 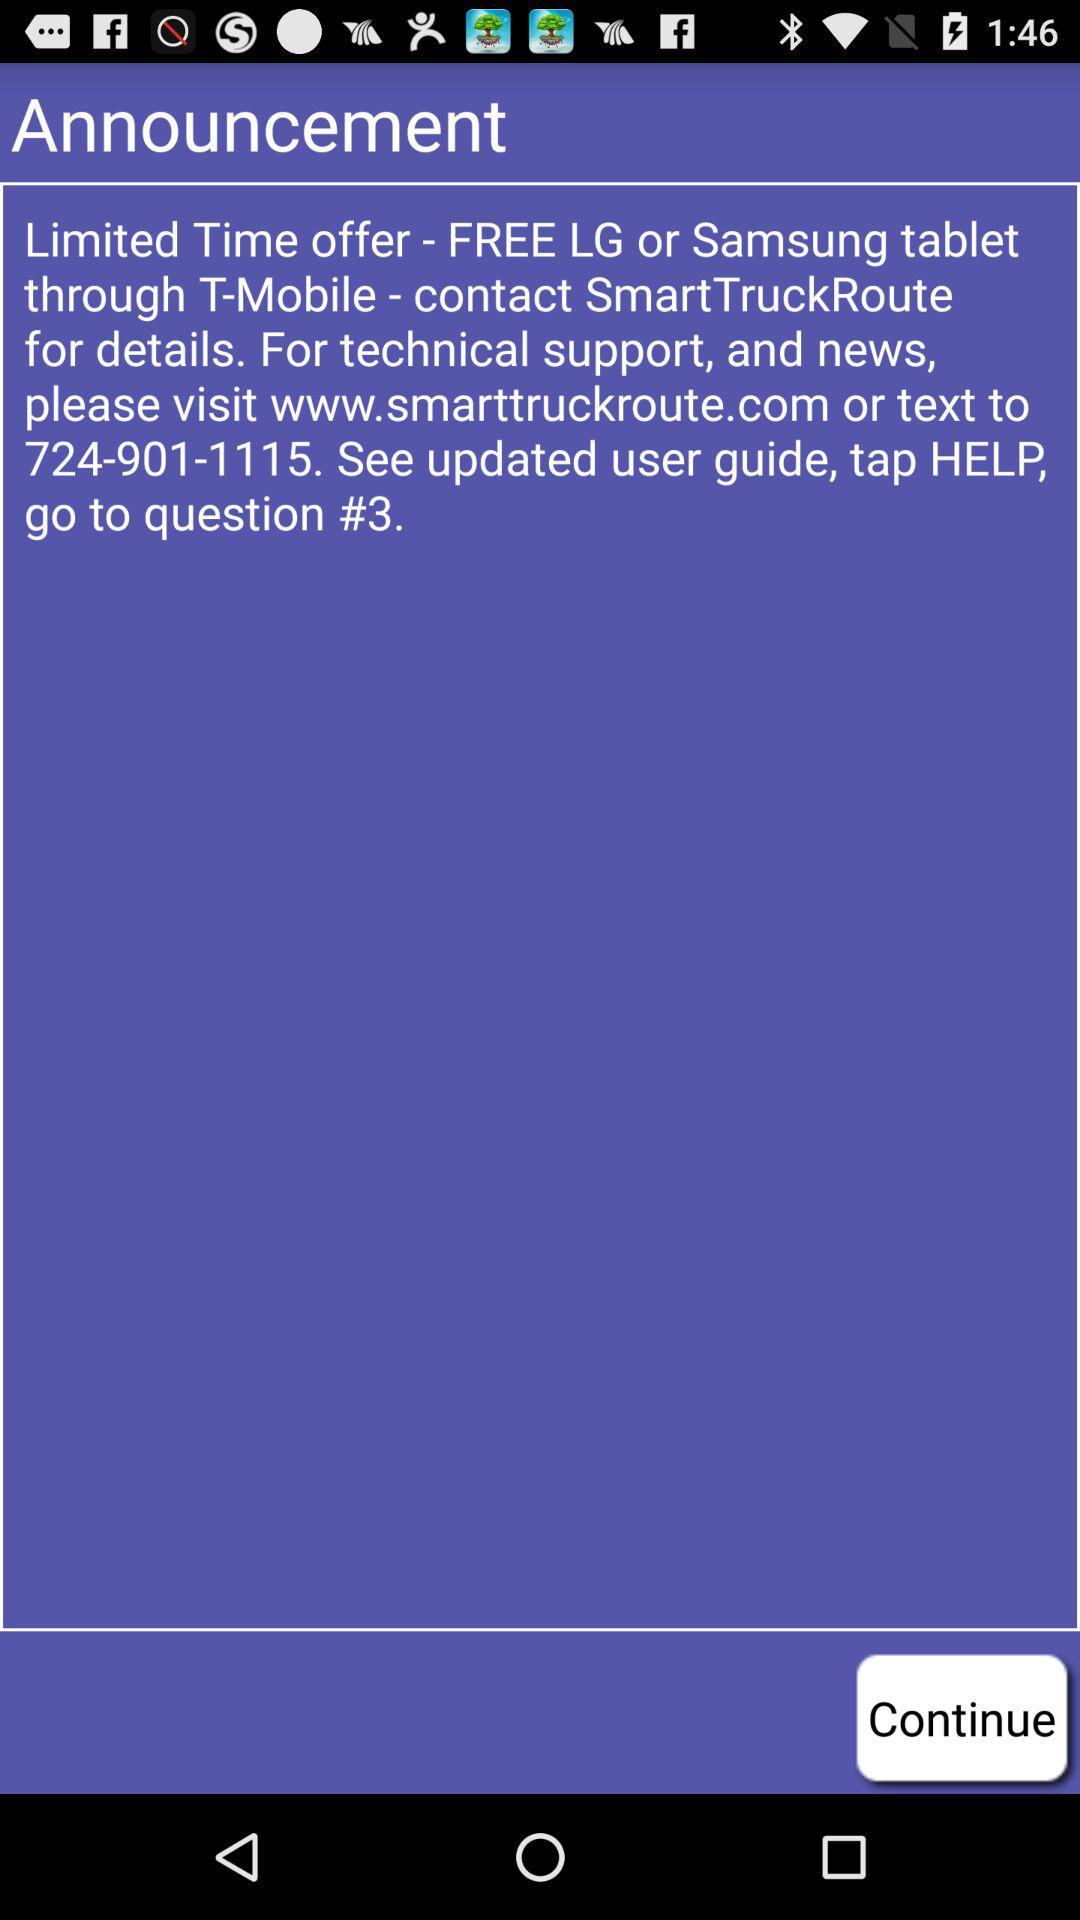 I want to click on the item at the bottom right corner, so click(x=960, y=1716).